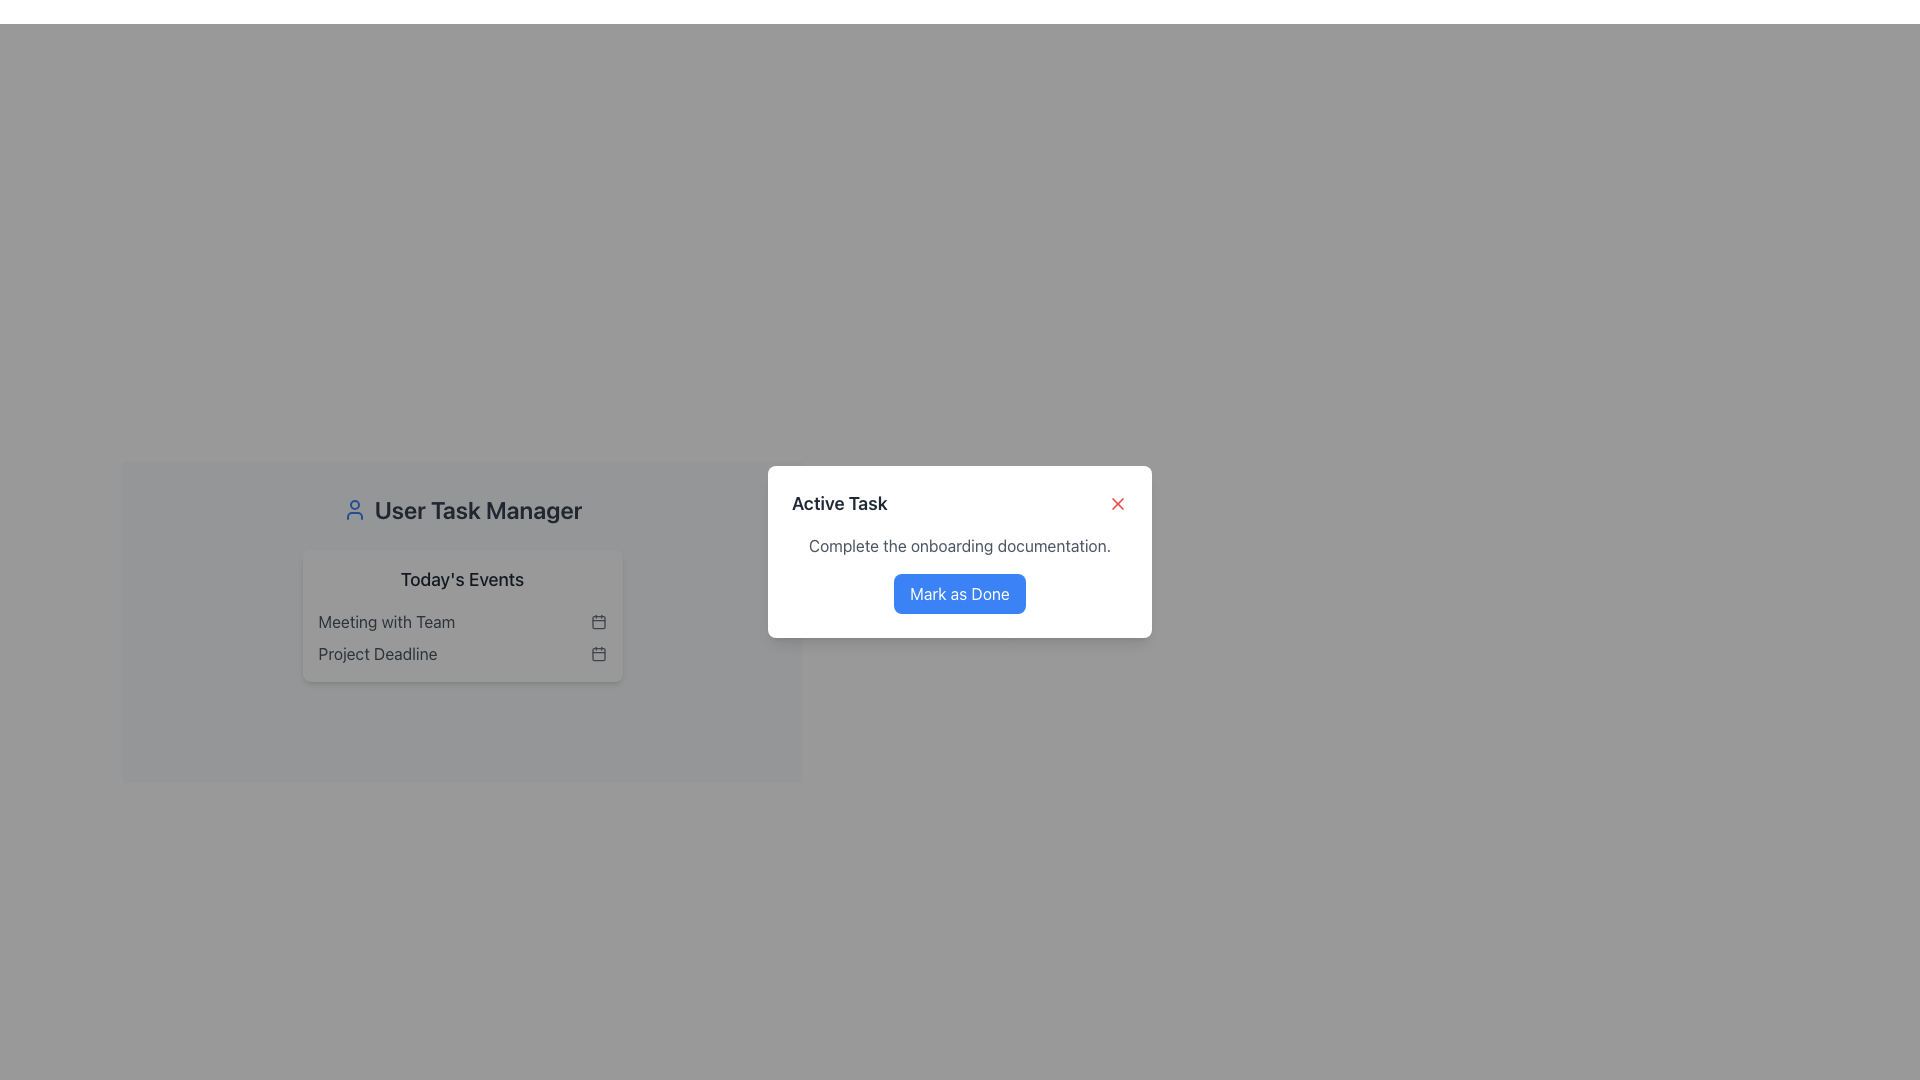 This screenshot has height=1080, width=1920. What do you see at coordinates (960, 593) in the screenshot?
I see `the blue button labeled 'Mark as Done' to observe any hover-specific effects` at bounding box center [960, 593].